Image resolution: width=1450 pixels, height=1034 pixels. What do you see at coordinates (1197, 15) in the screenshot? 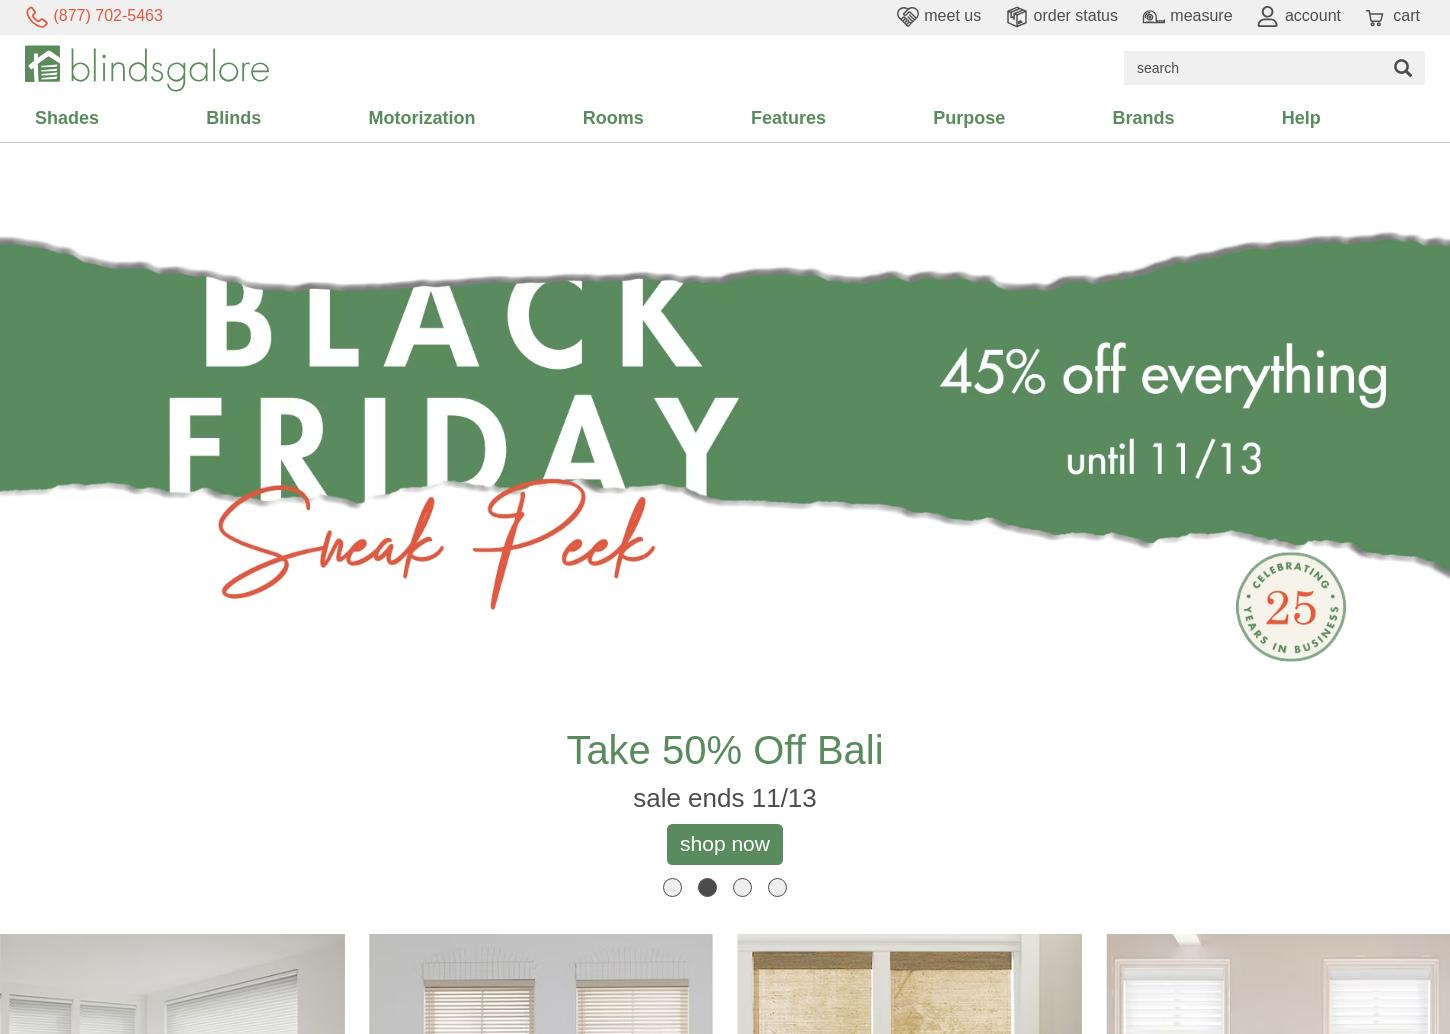
I see `'measure'` at bounding box center [1197, 15].